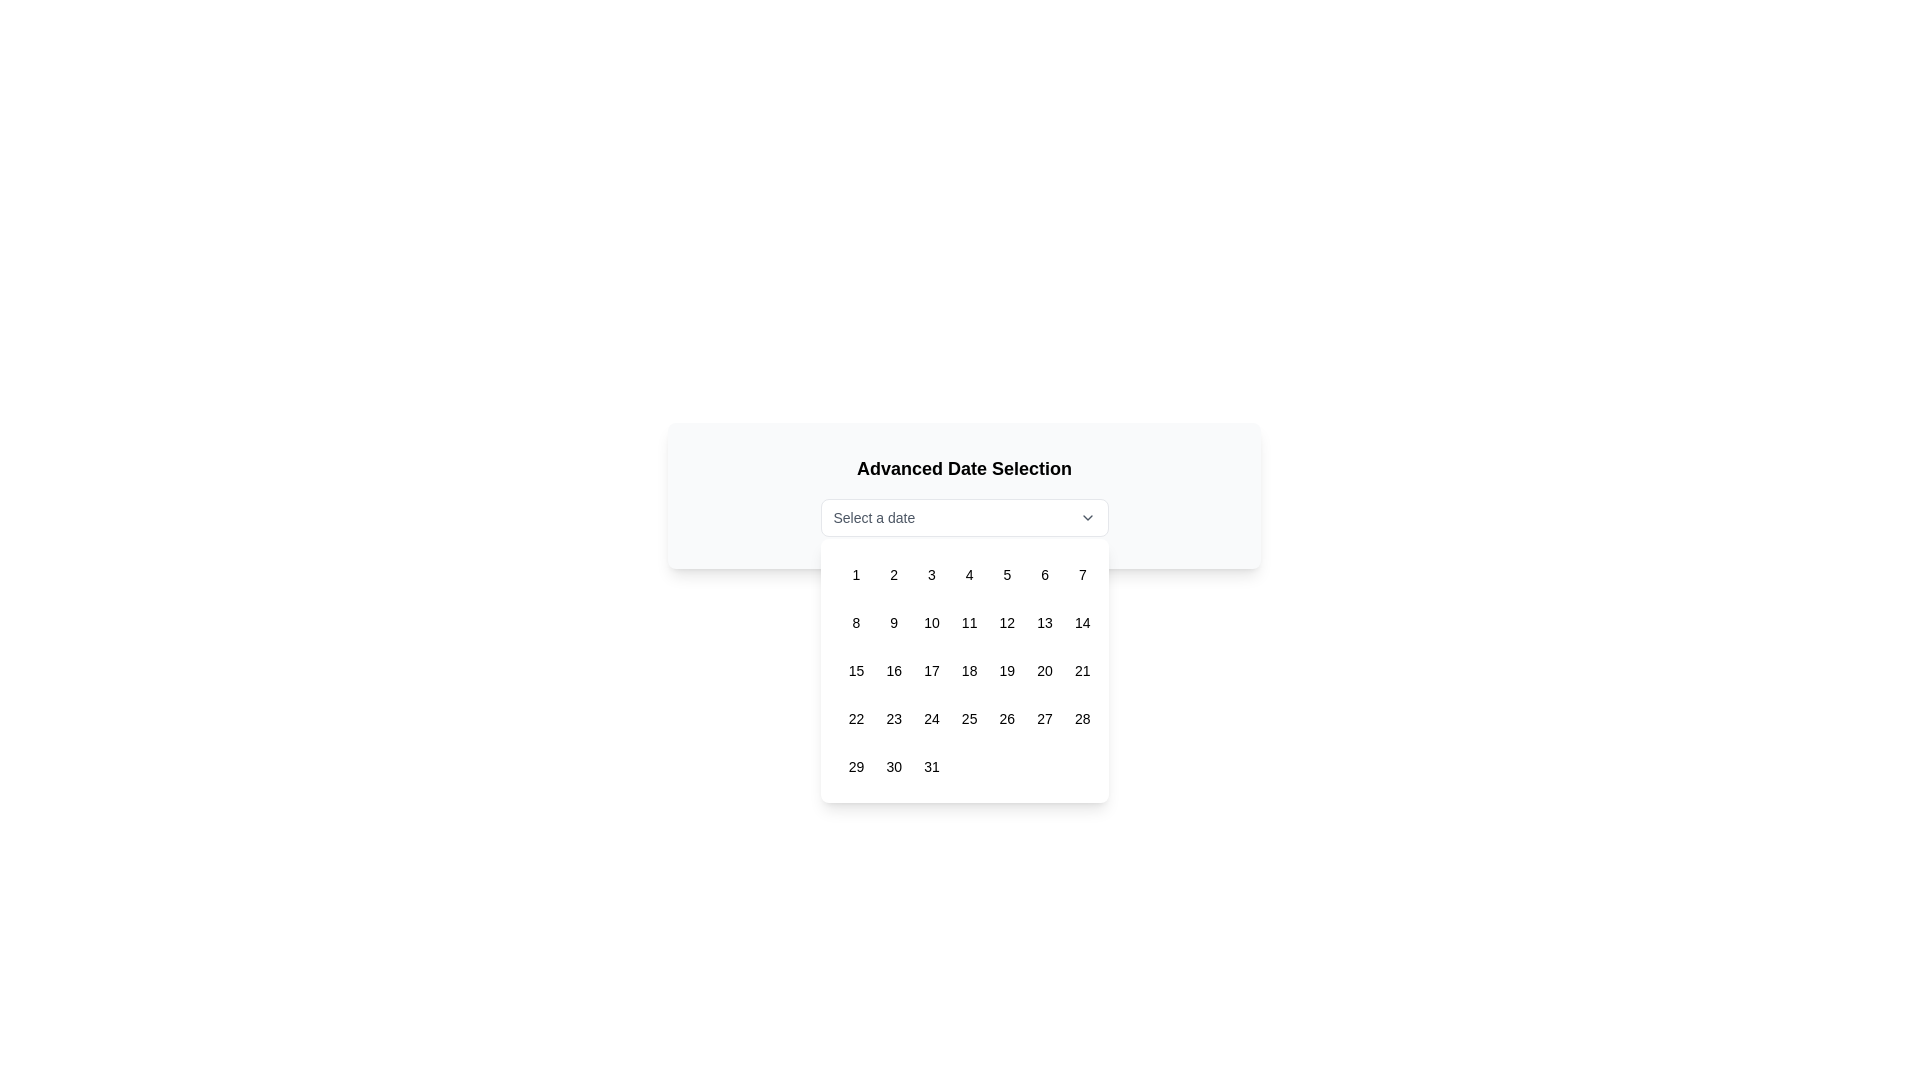  I want to click on the square button labeled '30' in the calendar grid, so click(893, 766).